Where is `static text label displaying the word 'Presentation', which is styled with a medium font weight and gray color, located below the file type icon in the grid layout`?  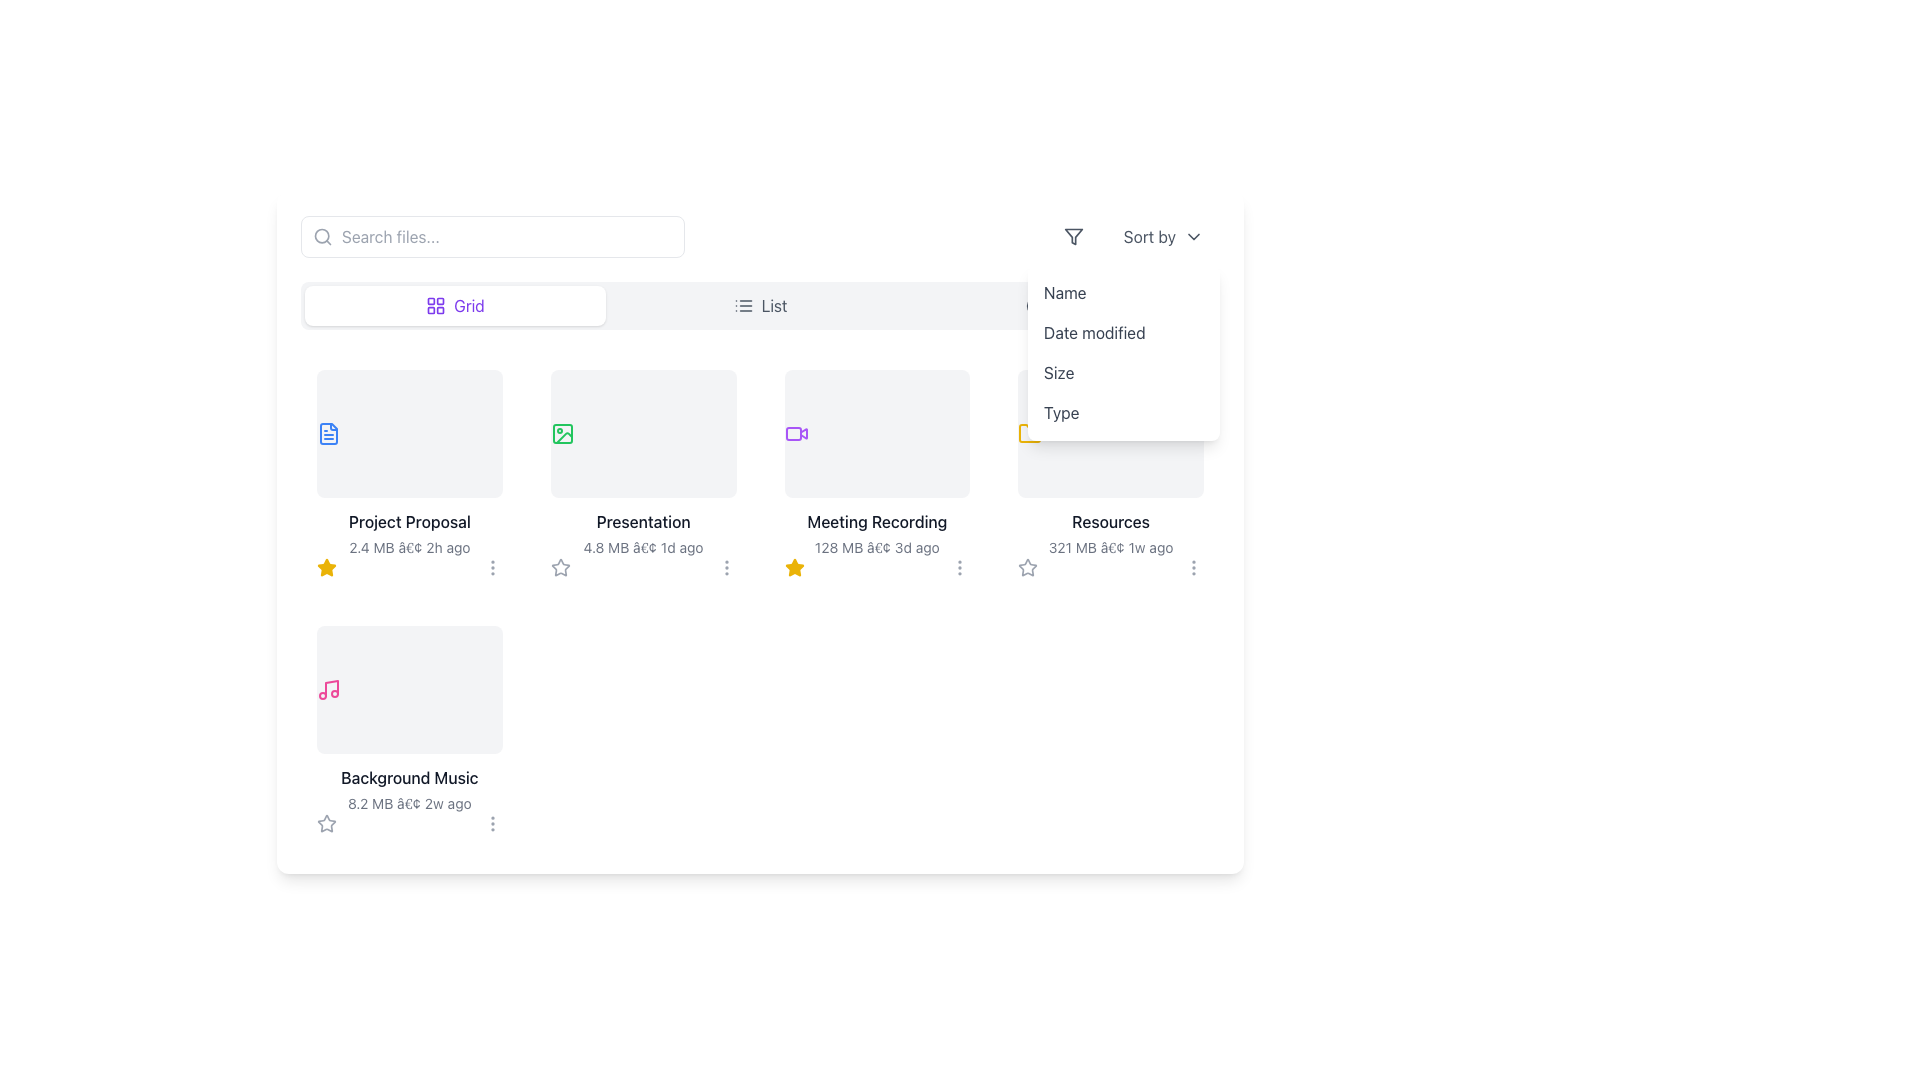
static text label displaying the word 'Presentation', which is styled with a medium font weight and gray color, located below the file type icon in the grid layout is located at coordinates (643, 520).